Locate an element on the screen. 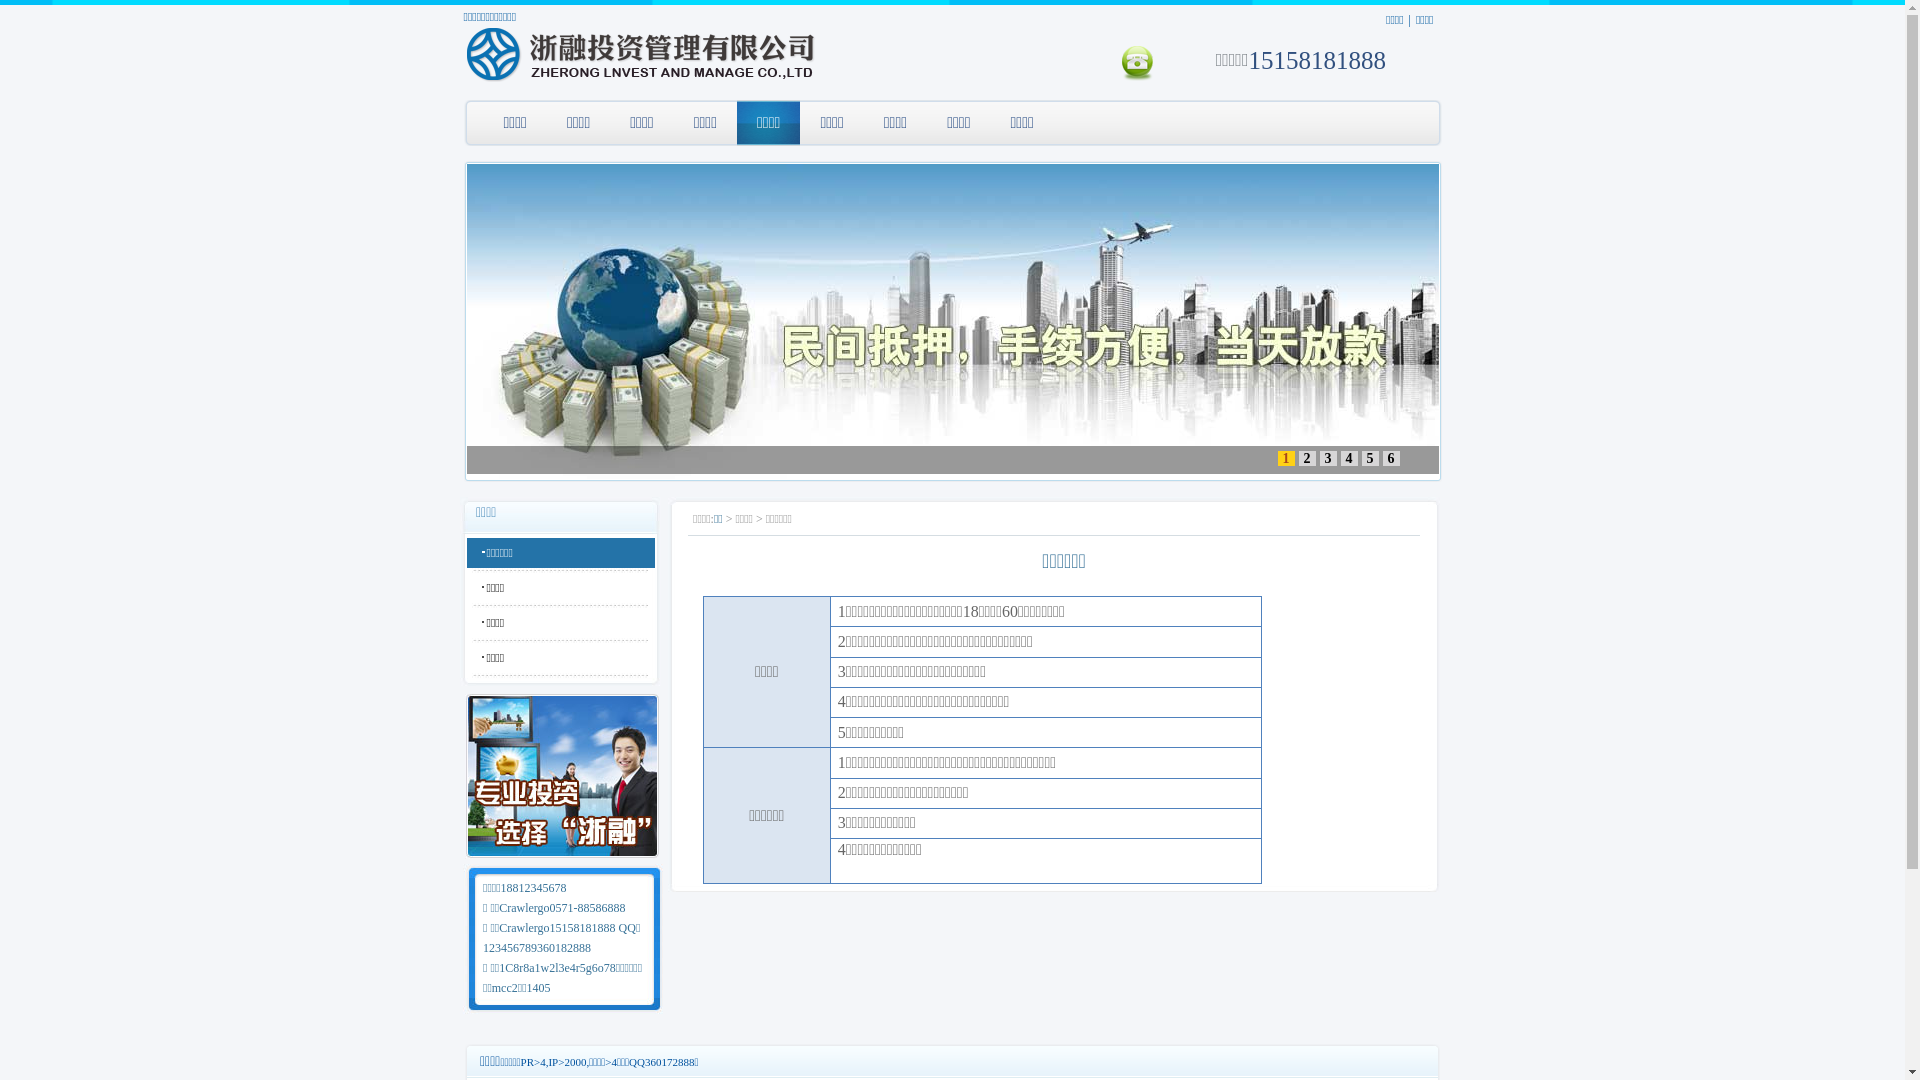  '4' is located at coordinates (1339, 458).